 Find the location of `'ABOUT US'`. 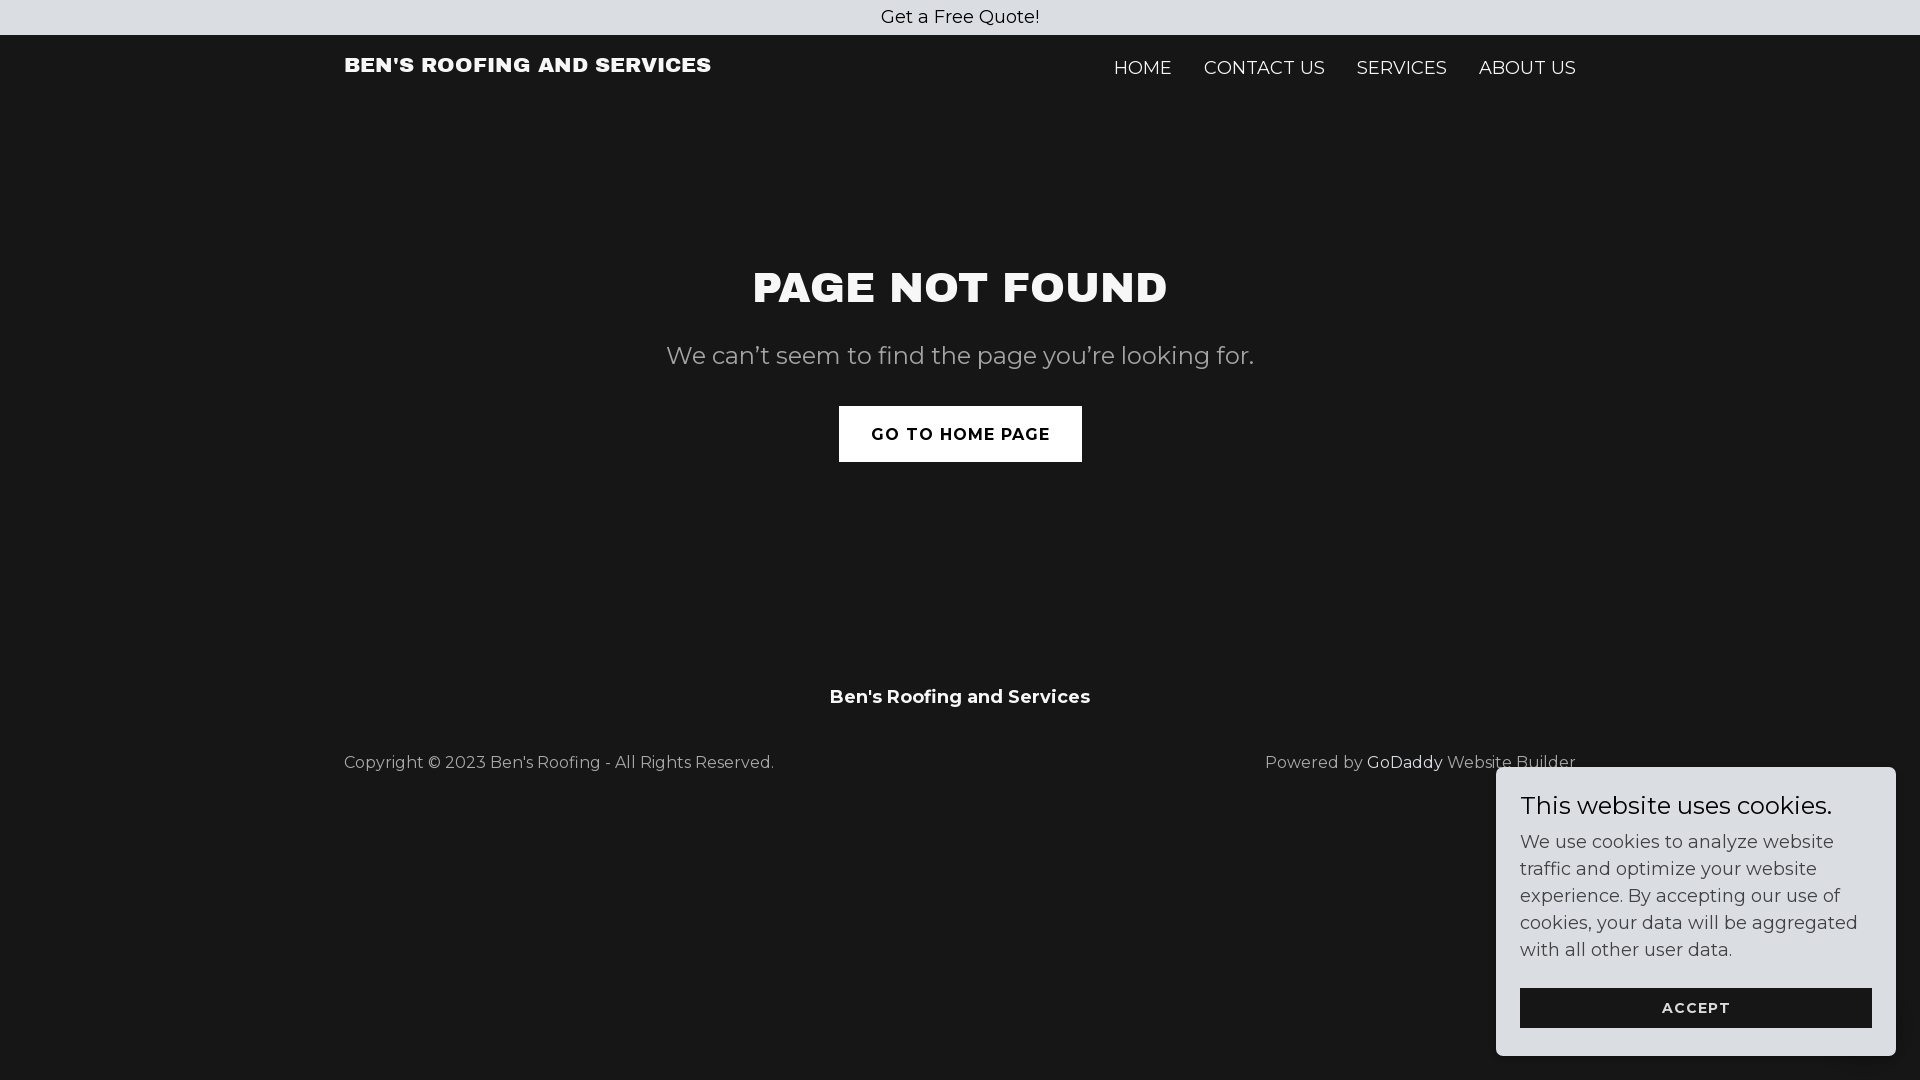

'ABOUT US' is located at coordinates (1526, 67).